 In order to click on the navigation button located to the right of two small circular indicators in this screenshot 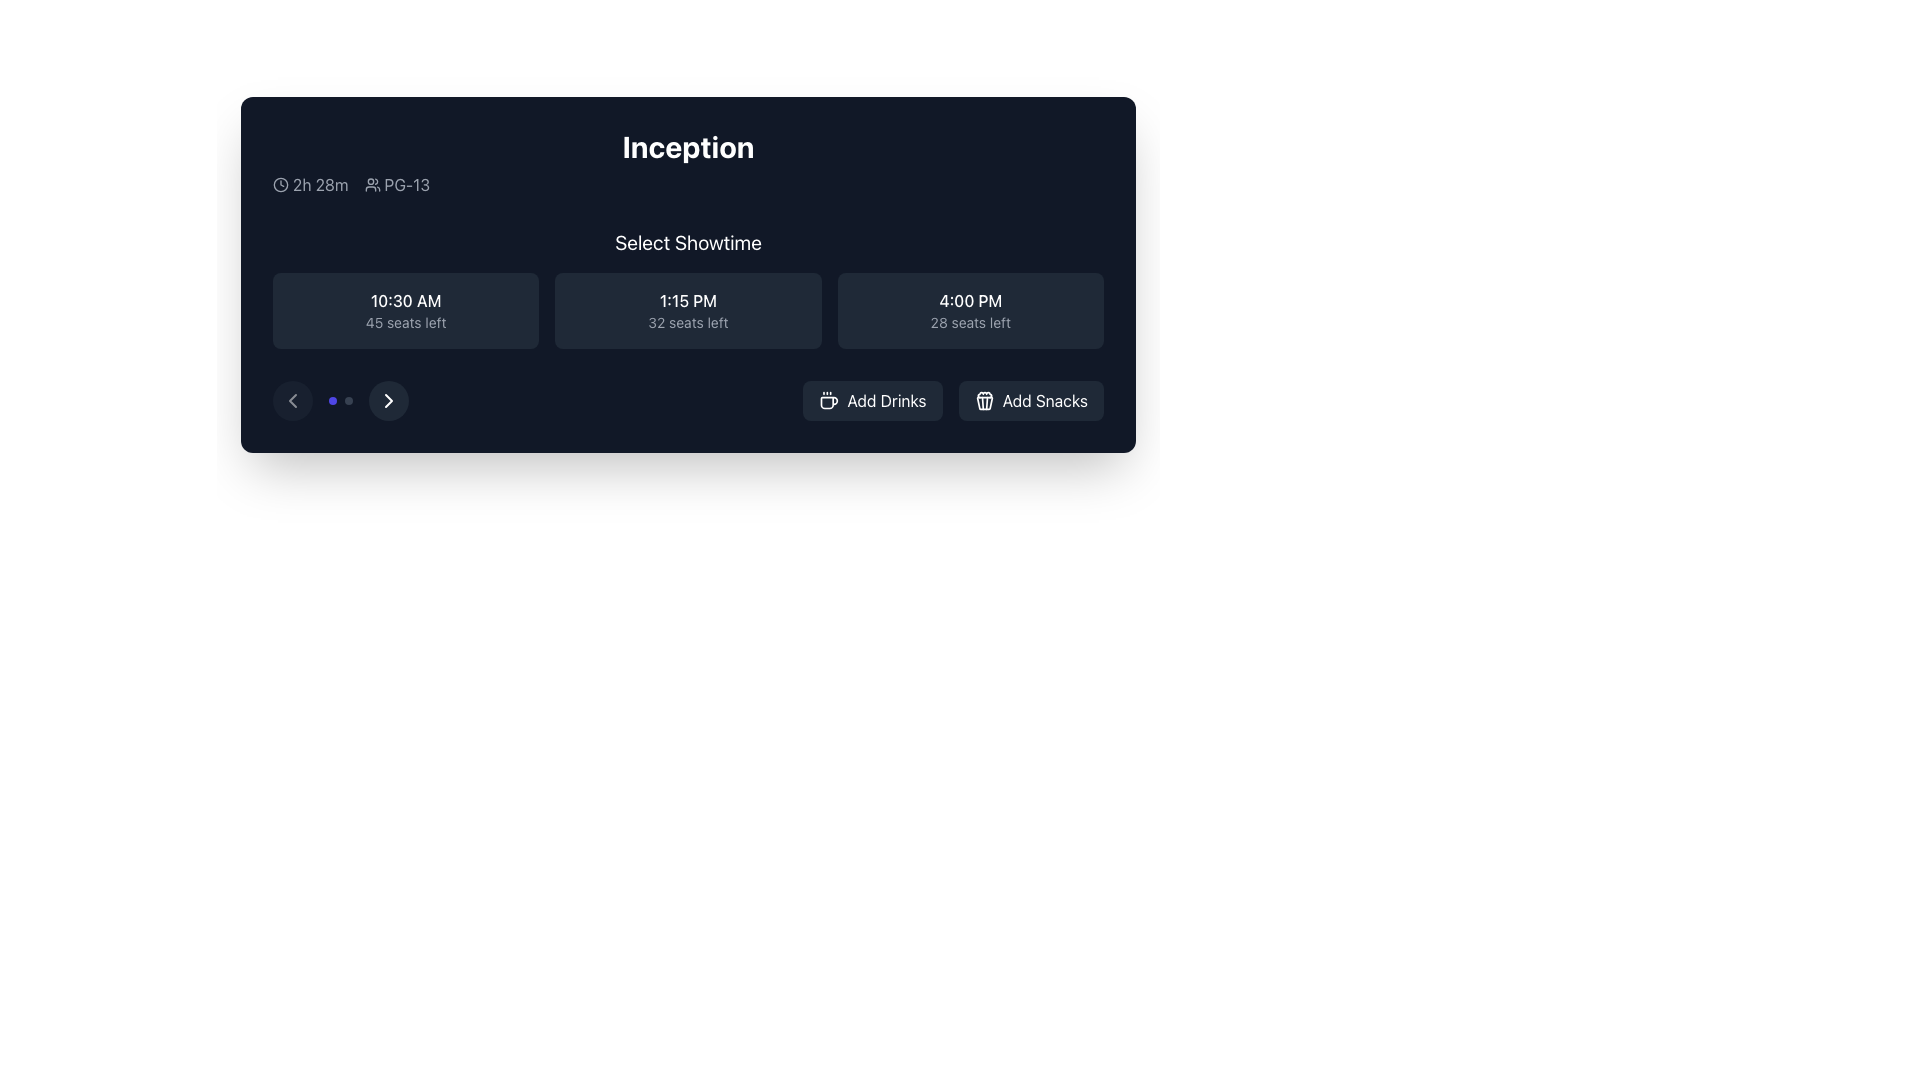, I will do `click(388, 401)`.